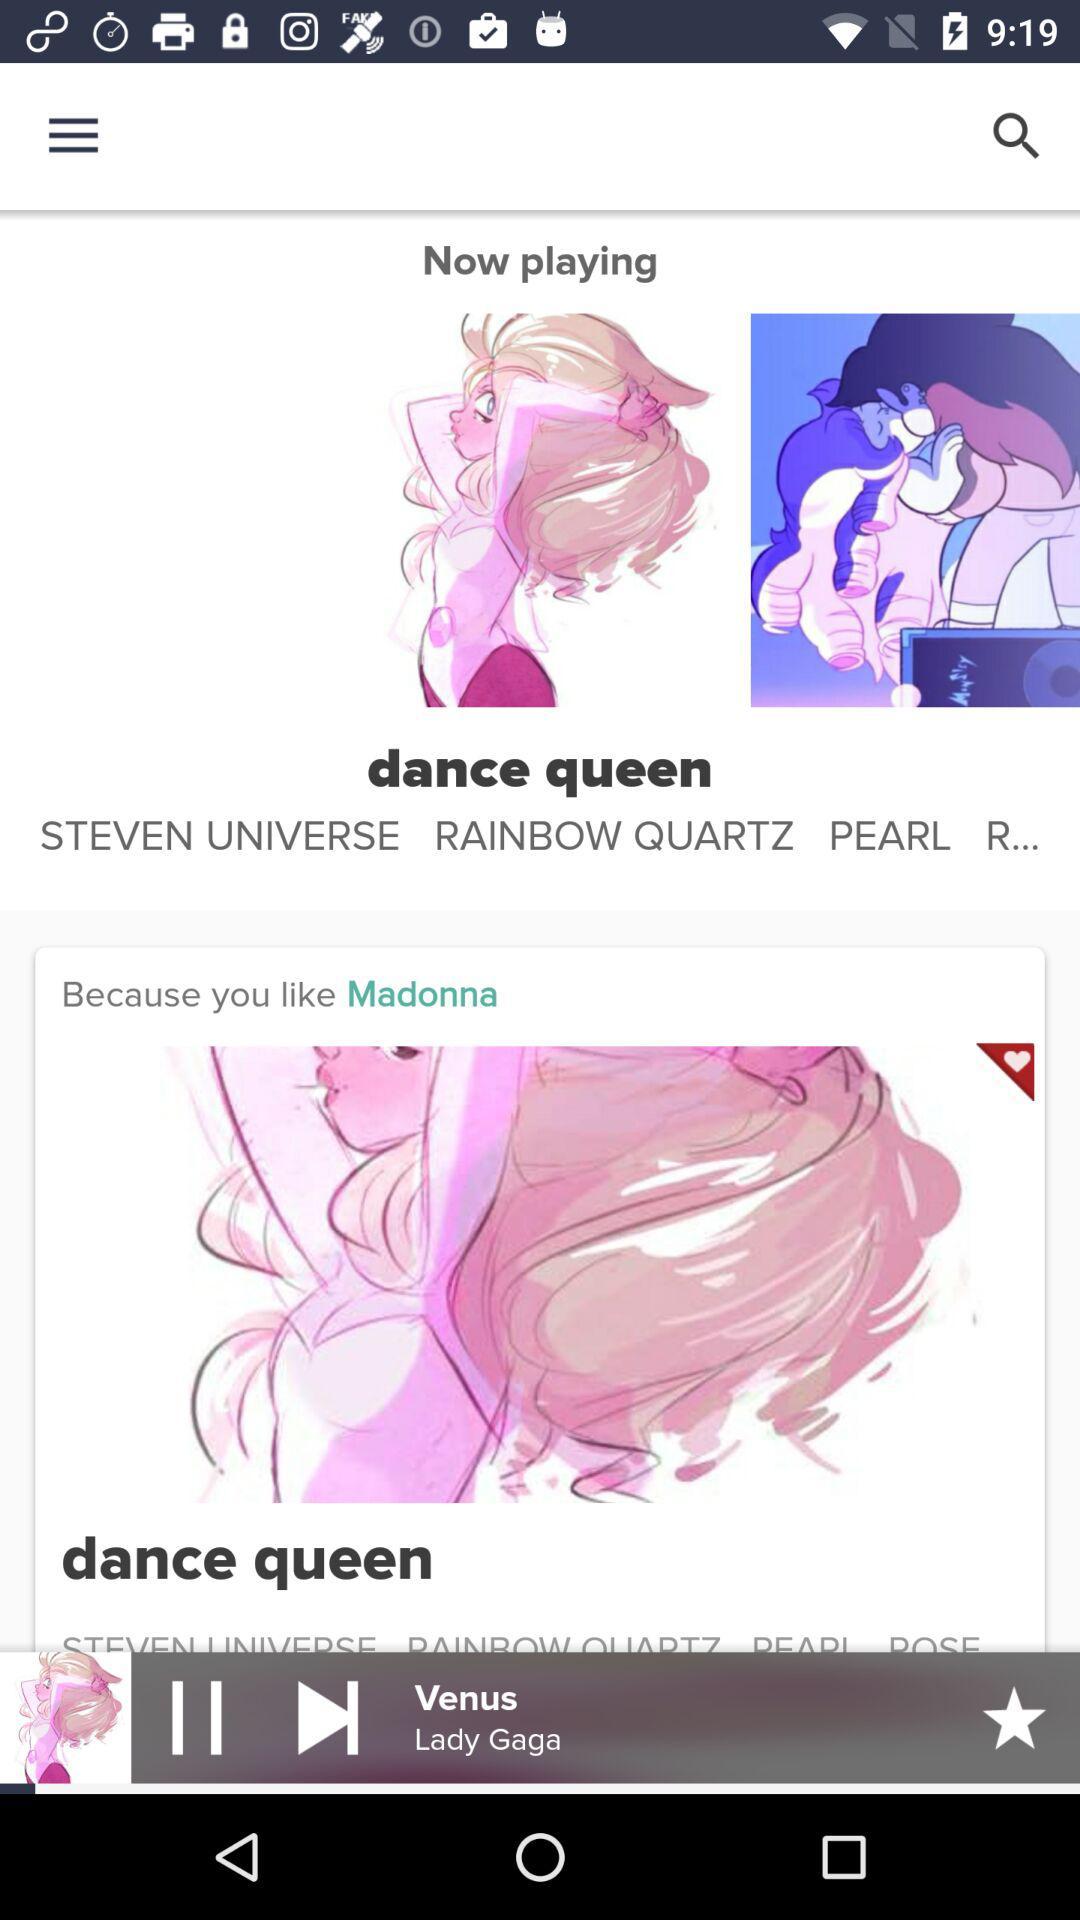 The image size is (1080, 1920). Describe the element at coordinates (196, 1716) in the screenshot. I see `the pause icon` at that location.